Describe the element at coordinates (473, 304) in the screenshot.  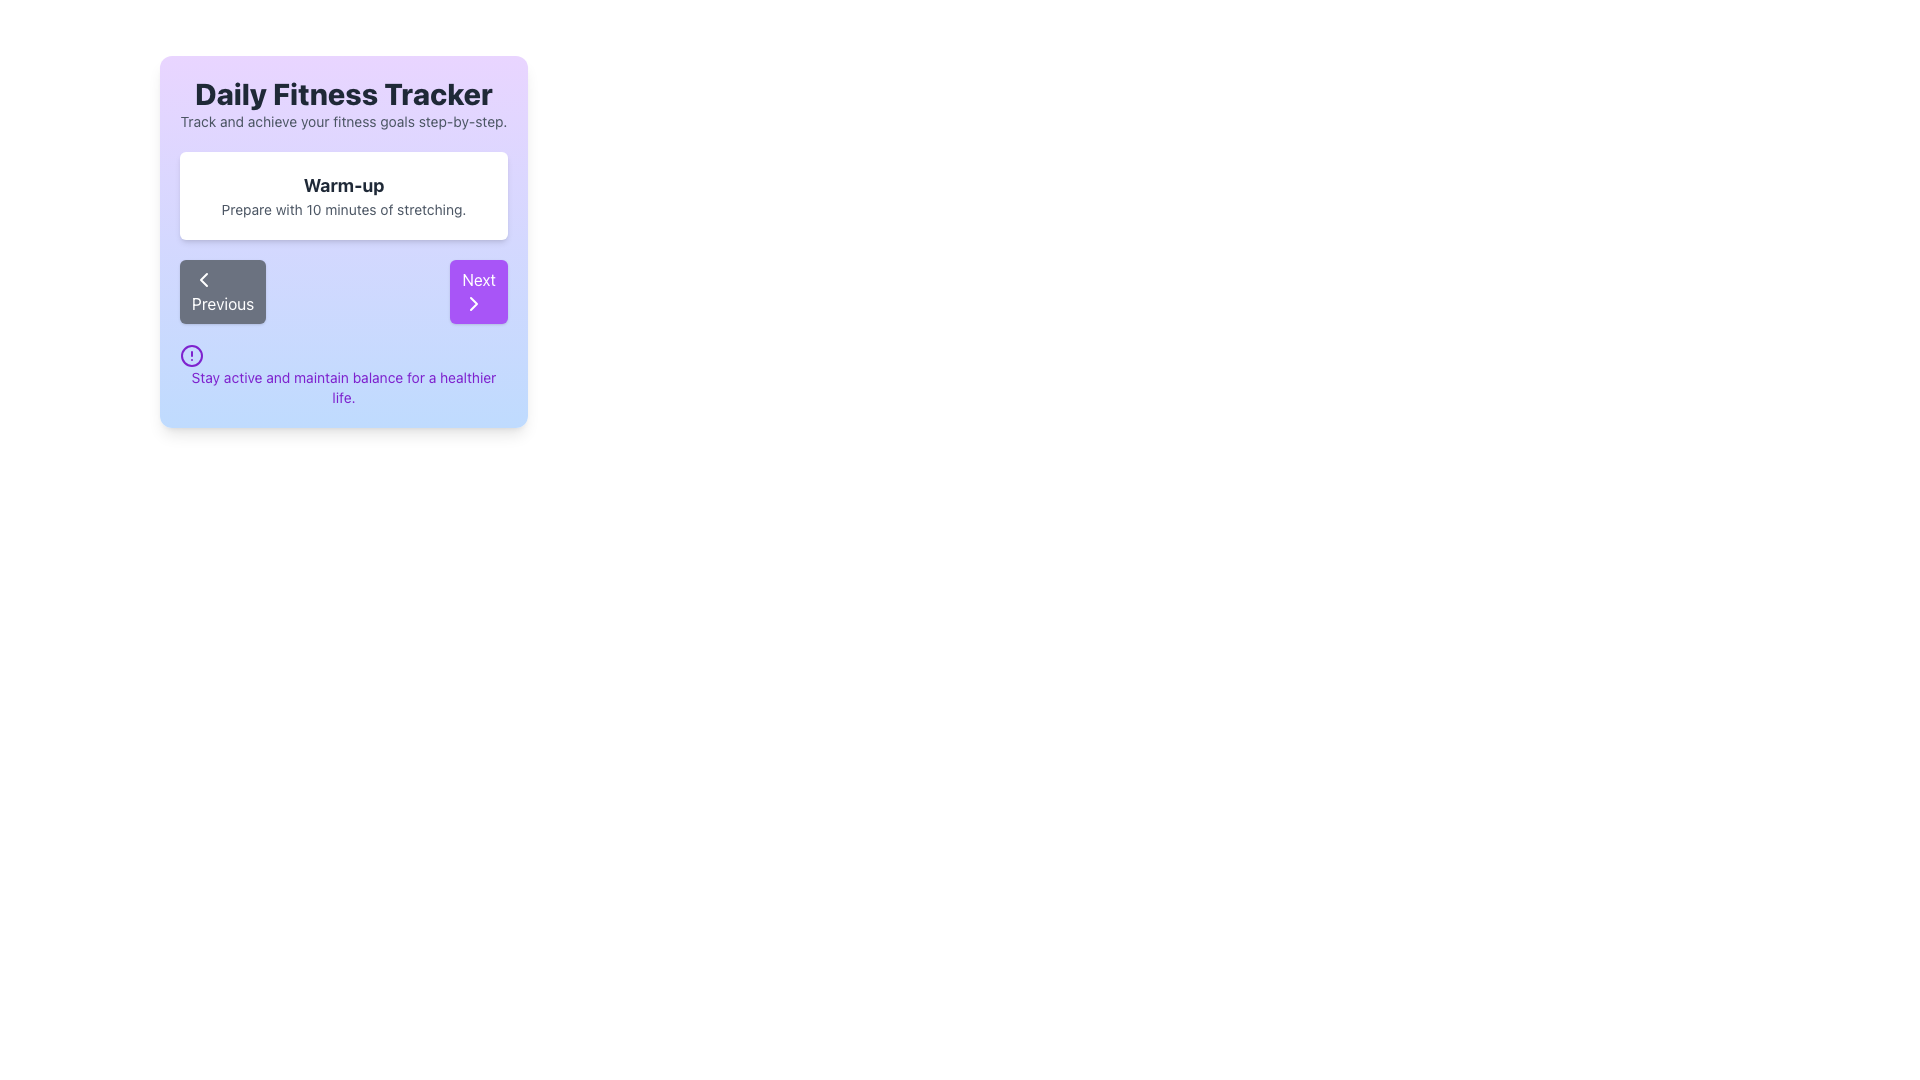
I see `the arrow icon inside the 'Next' button located on the right side of the interface, which serves as a visual cue for progressing to the next step` at that location.